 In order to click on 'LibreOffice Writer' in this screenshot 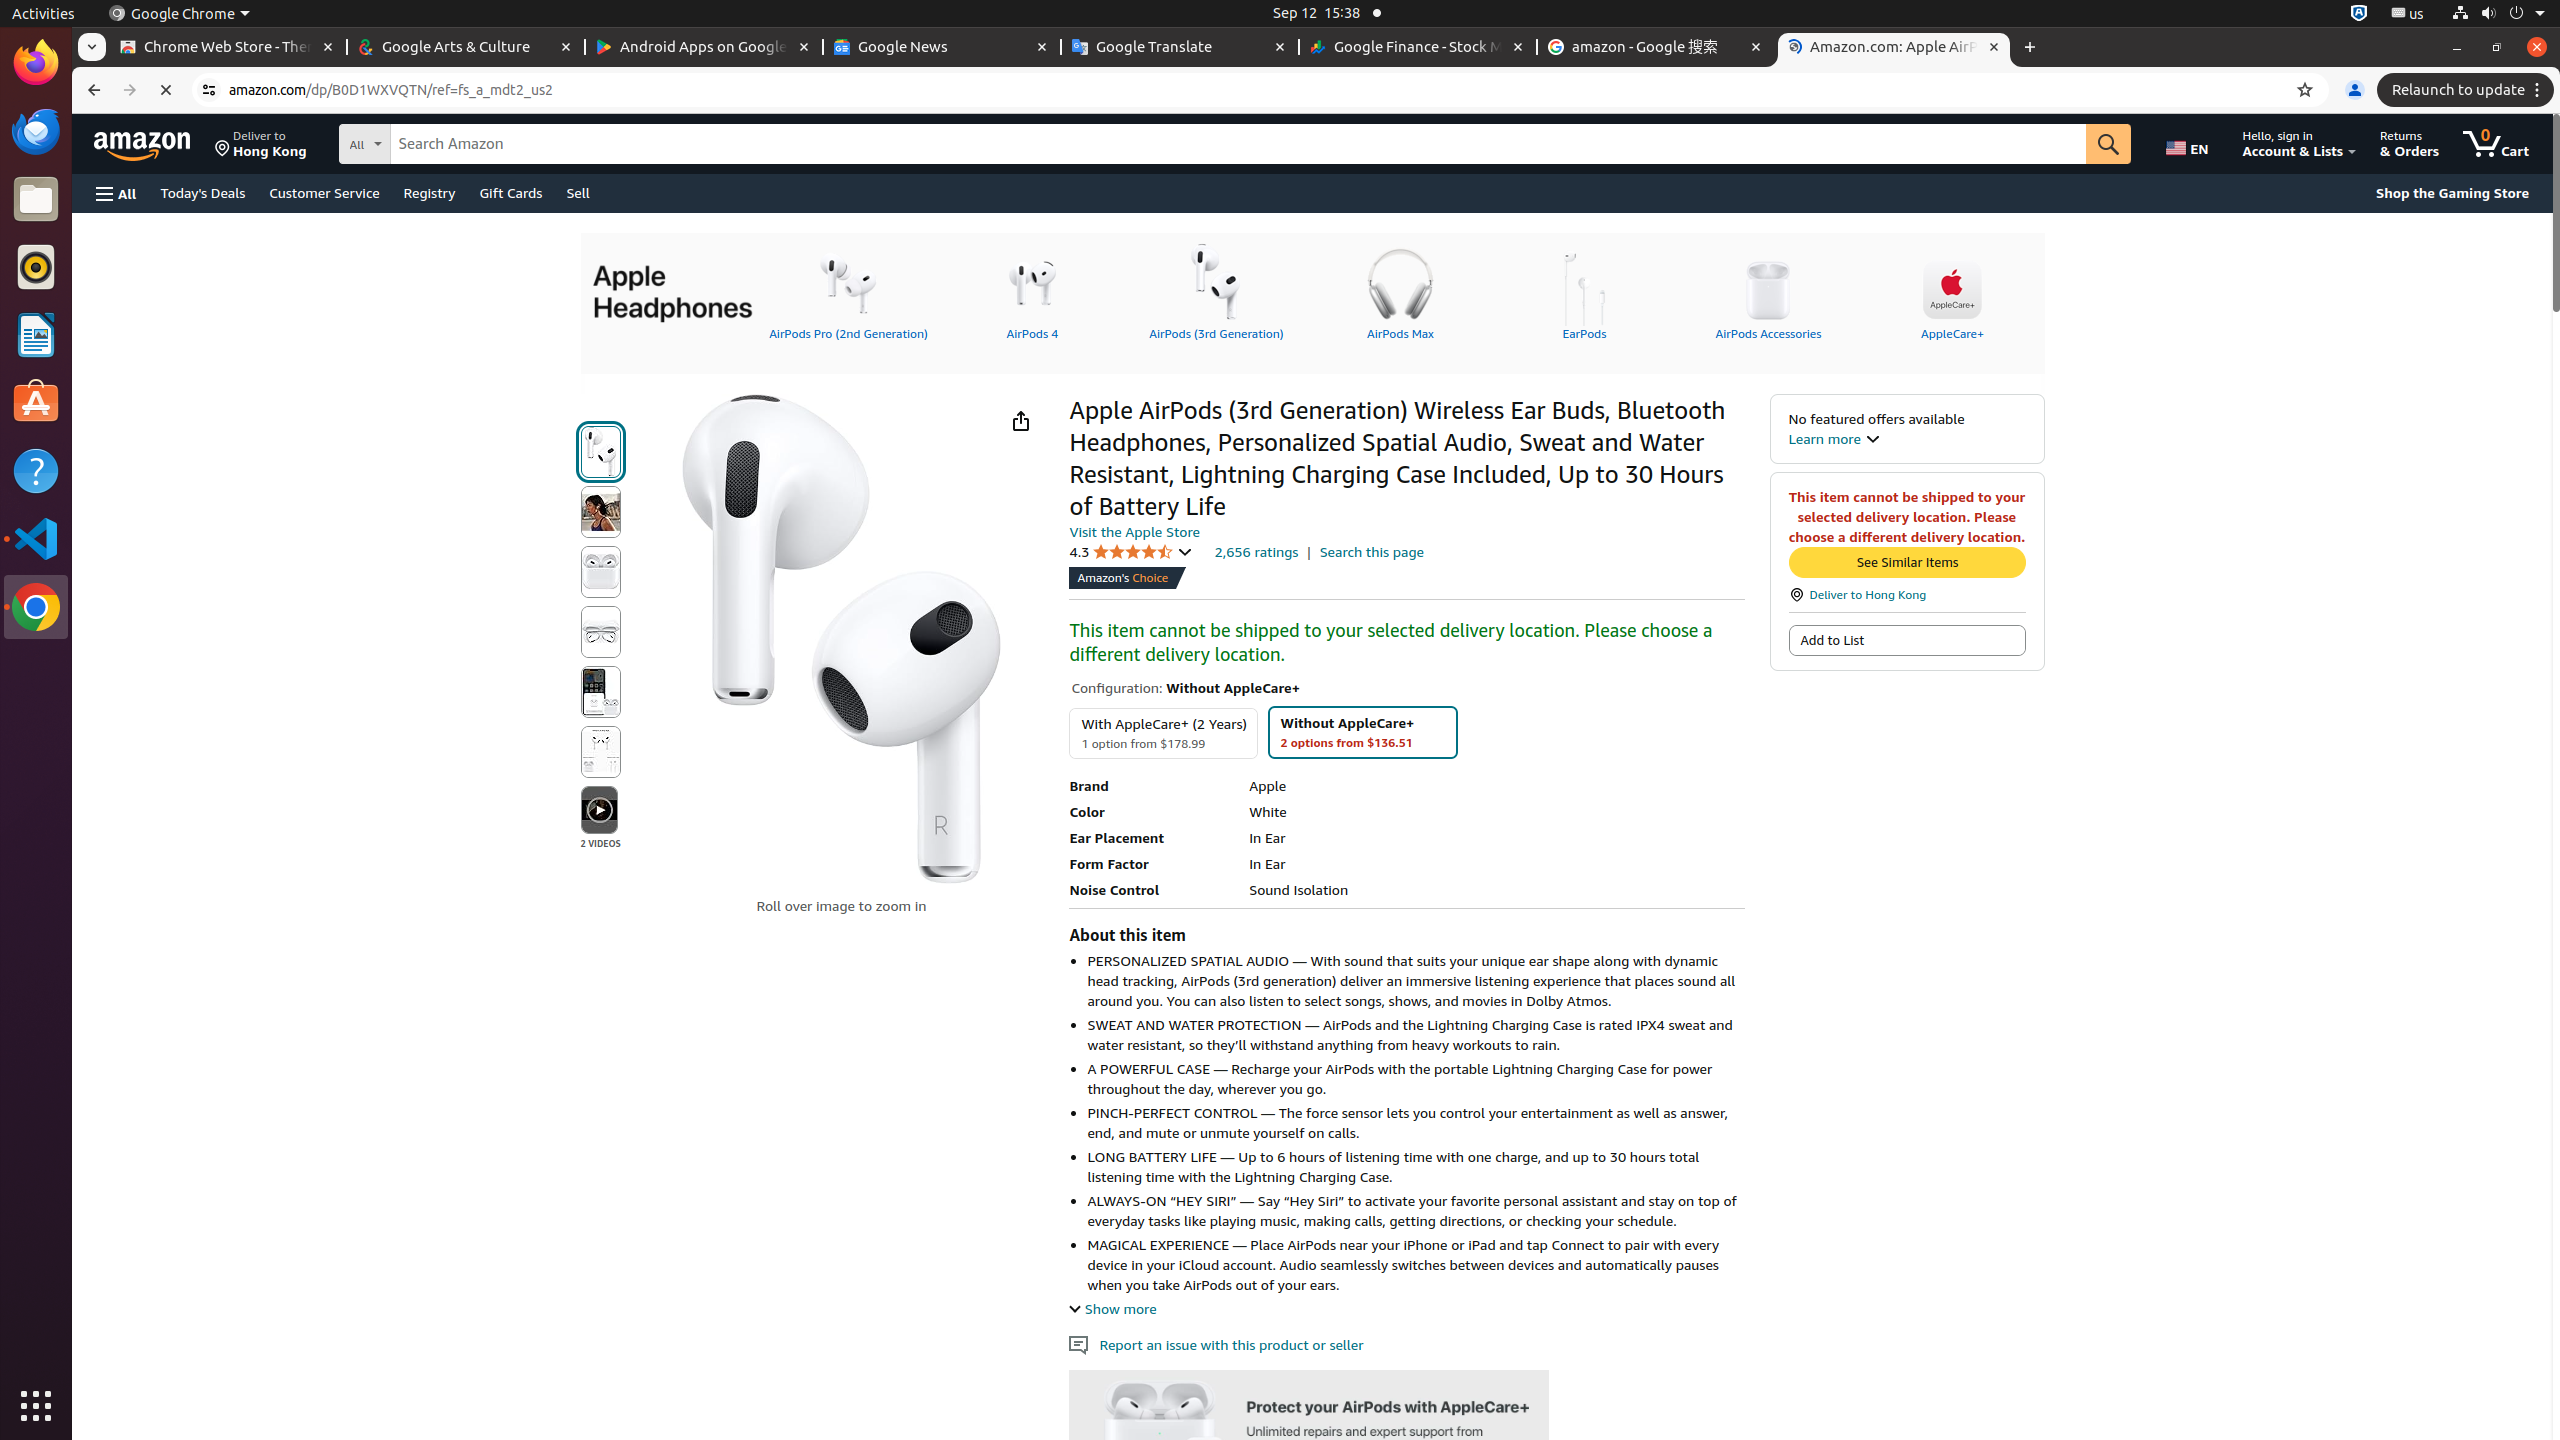, I will do `click(36, 333)`.